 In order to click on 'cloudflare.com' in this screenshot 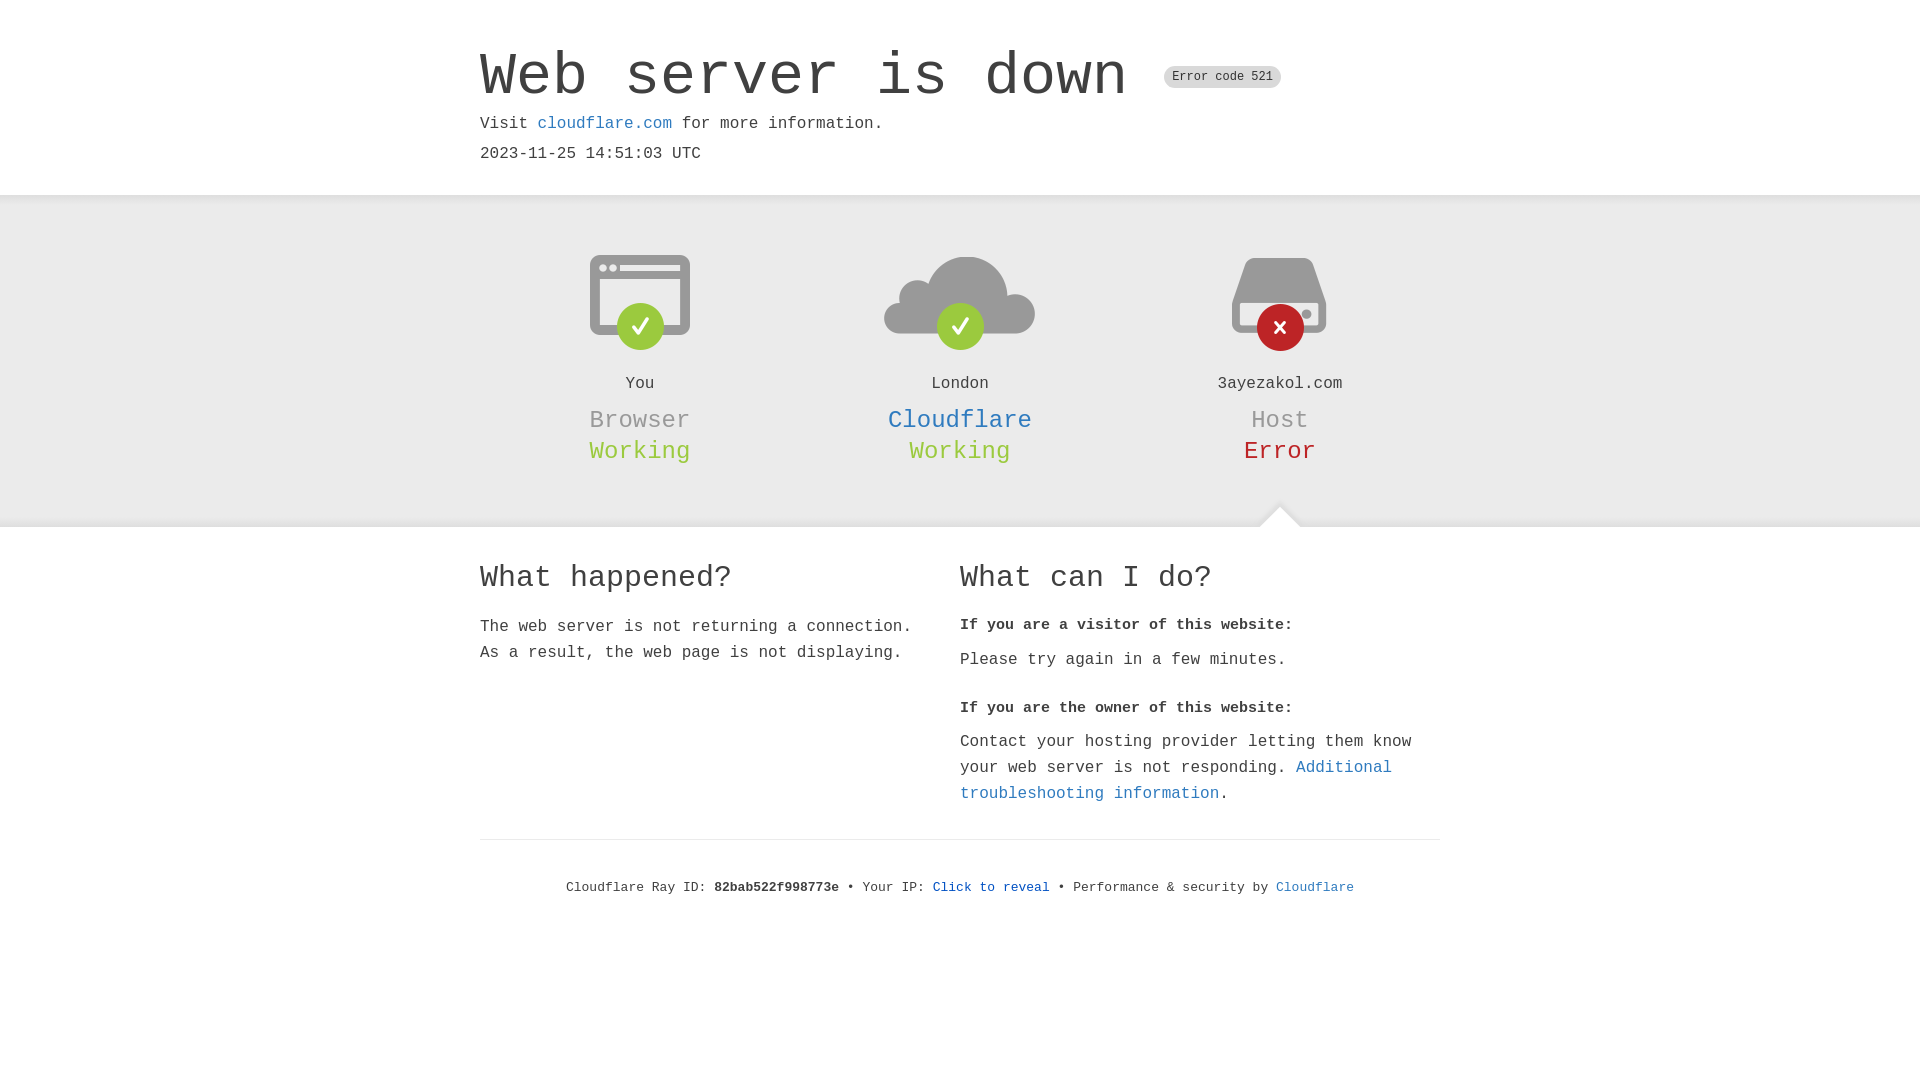, I will do `click(603, 123)`.